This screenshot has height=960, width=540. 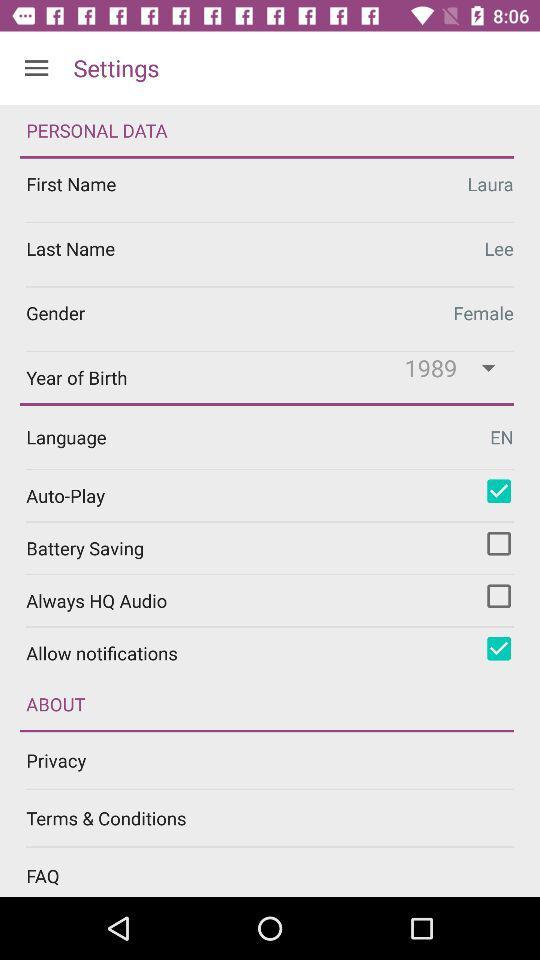 What do you see at coordinates (270, 319) in the screenshot?
I see `change gender` at bounding box center [270, 319].